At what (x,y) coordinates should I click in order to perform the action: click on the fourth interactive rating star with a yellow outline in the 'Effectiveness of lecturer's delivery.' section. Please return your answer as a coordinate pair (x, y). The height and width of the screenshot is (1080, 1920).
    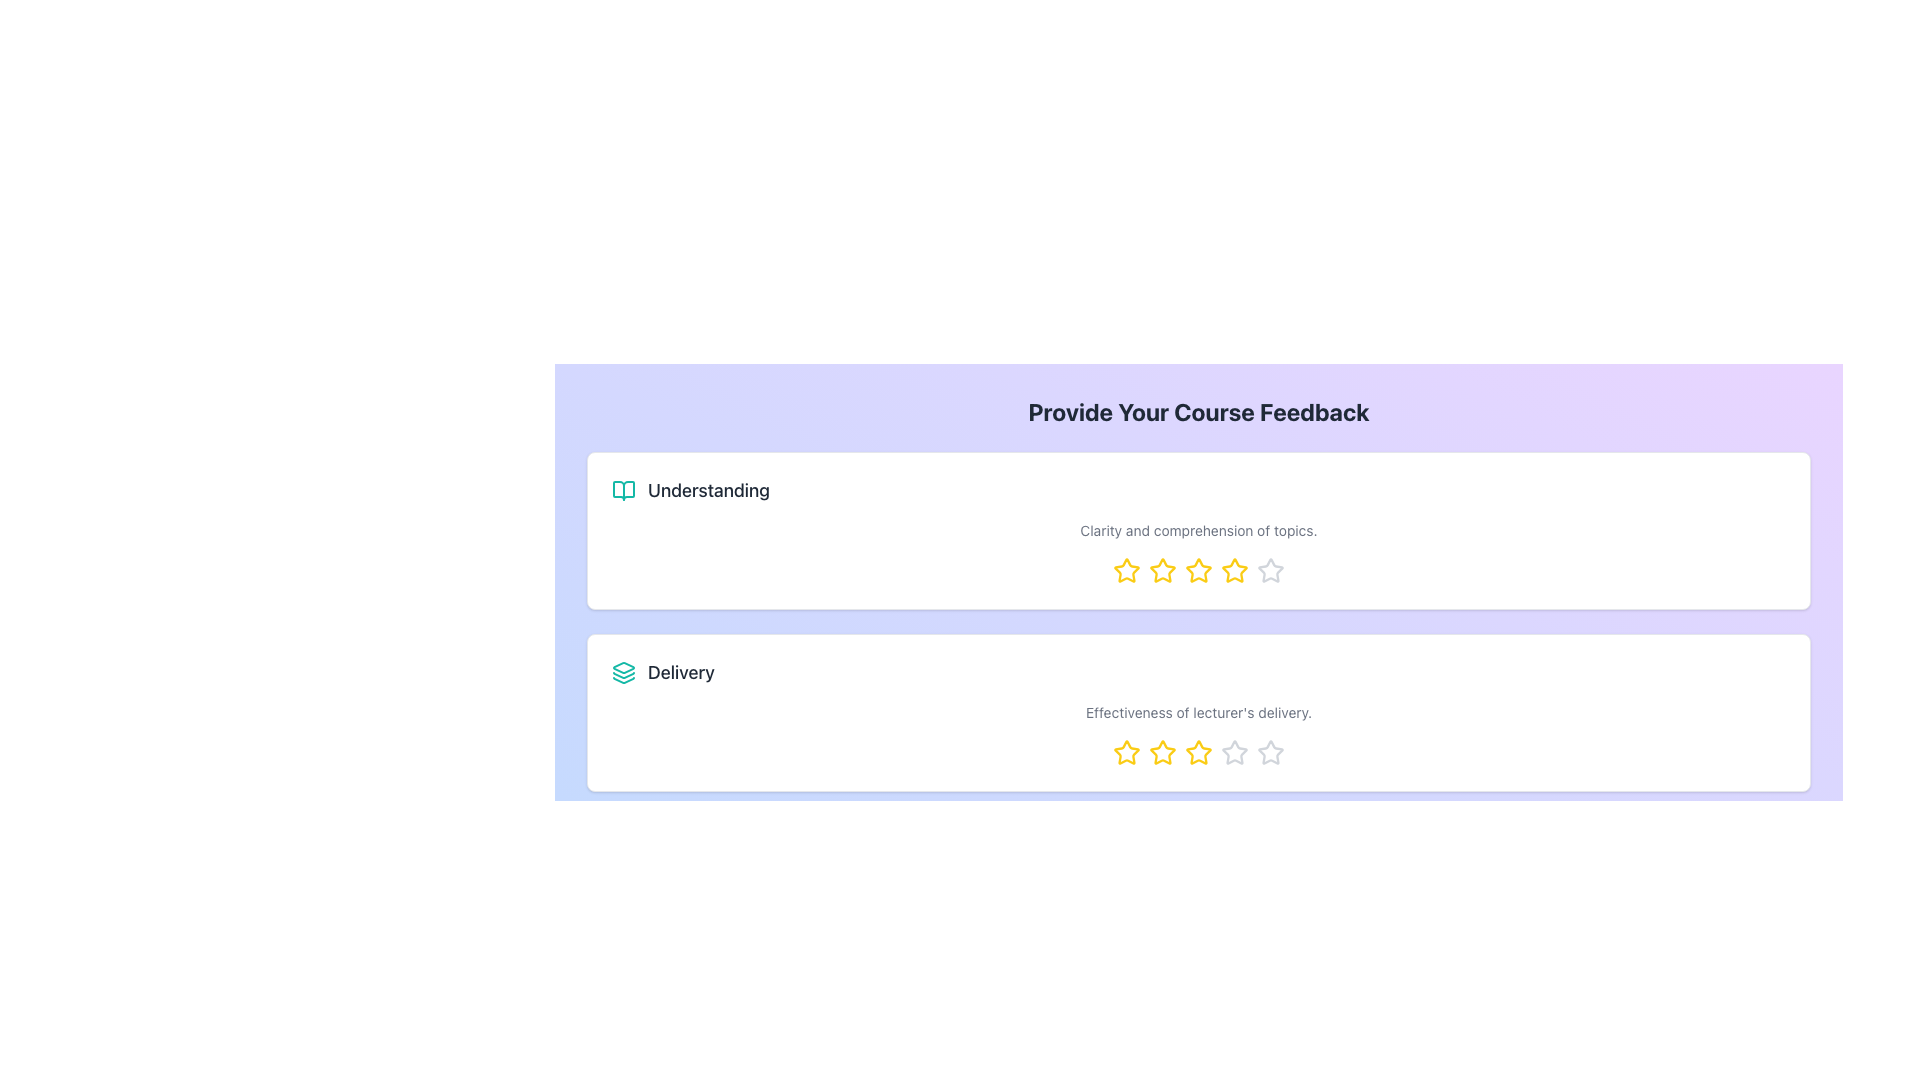
    Looking at the image, I should click on (1199, 752).